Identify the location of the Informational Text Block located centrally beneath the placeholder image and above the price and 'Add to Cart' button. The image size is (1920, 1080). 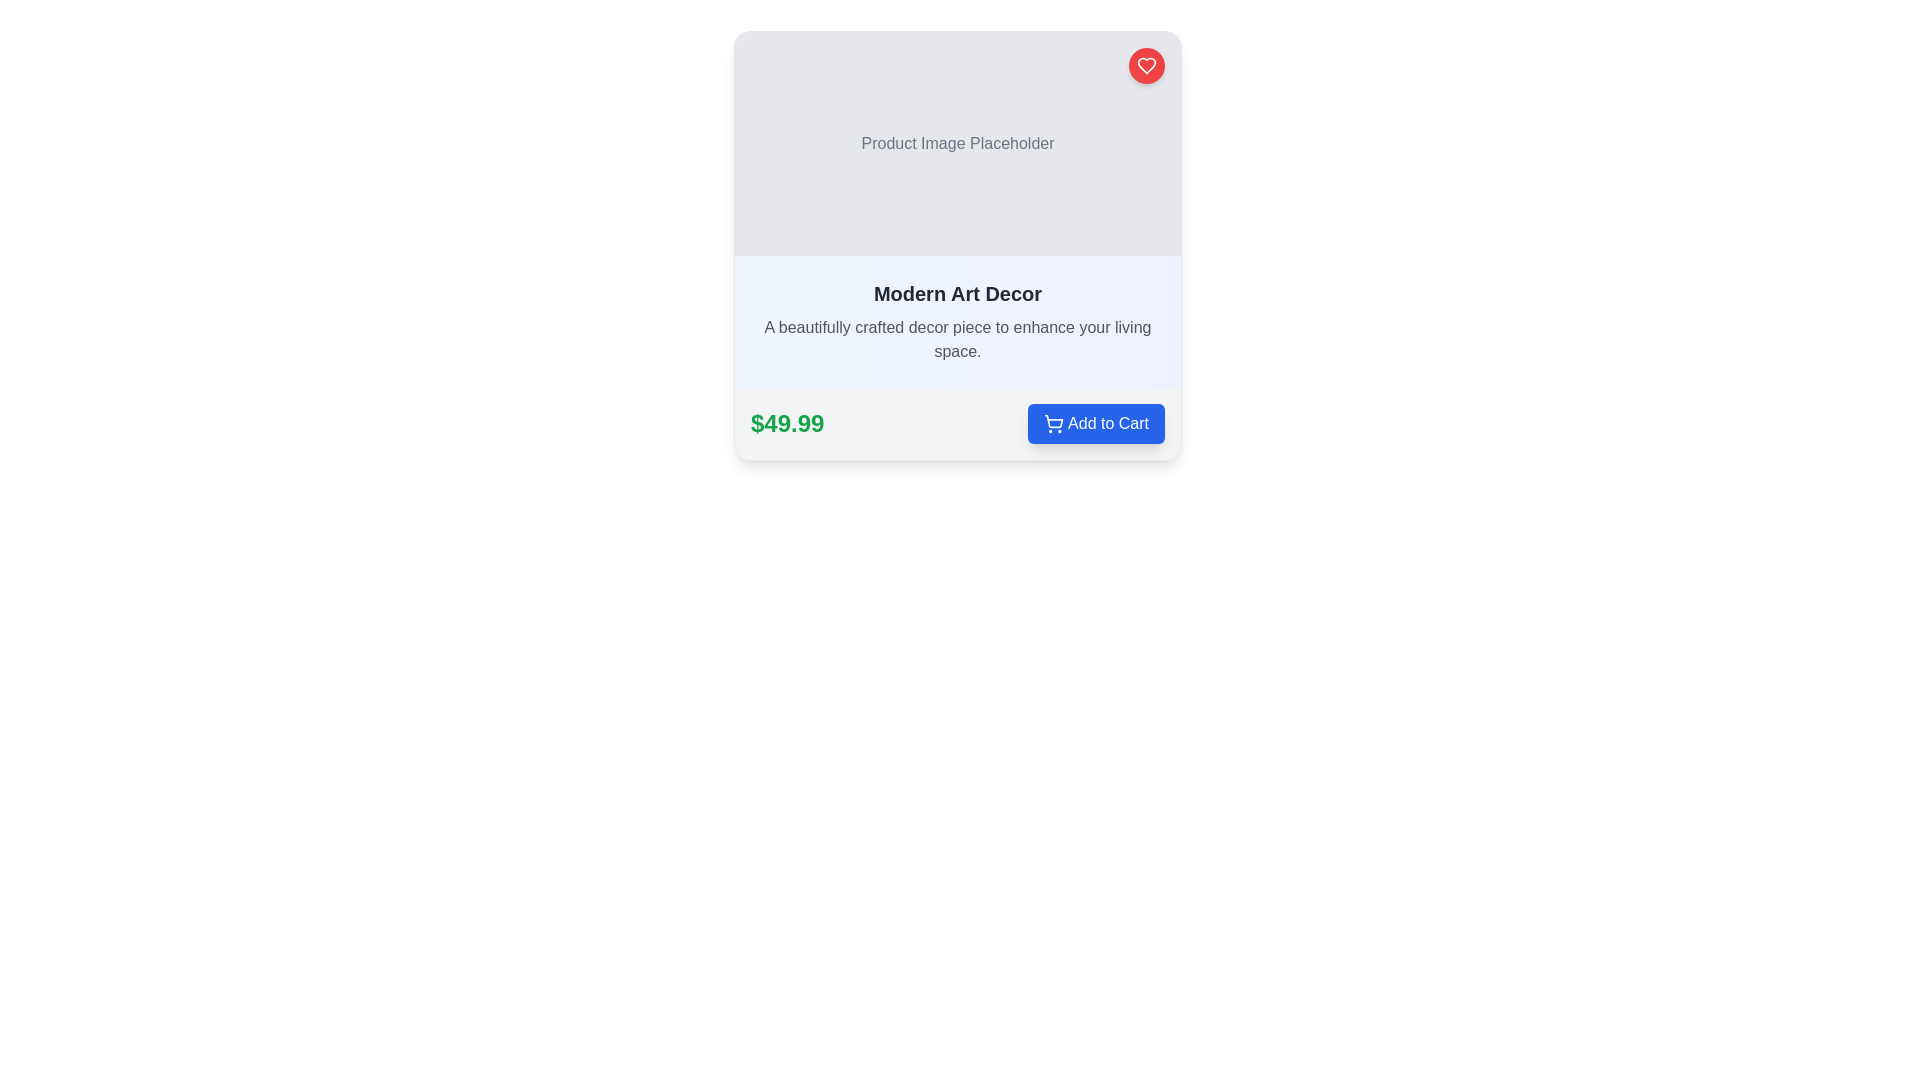
(957, 320).